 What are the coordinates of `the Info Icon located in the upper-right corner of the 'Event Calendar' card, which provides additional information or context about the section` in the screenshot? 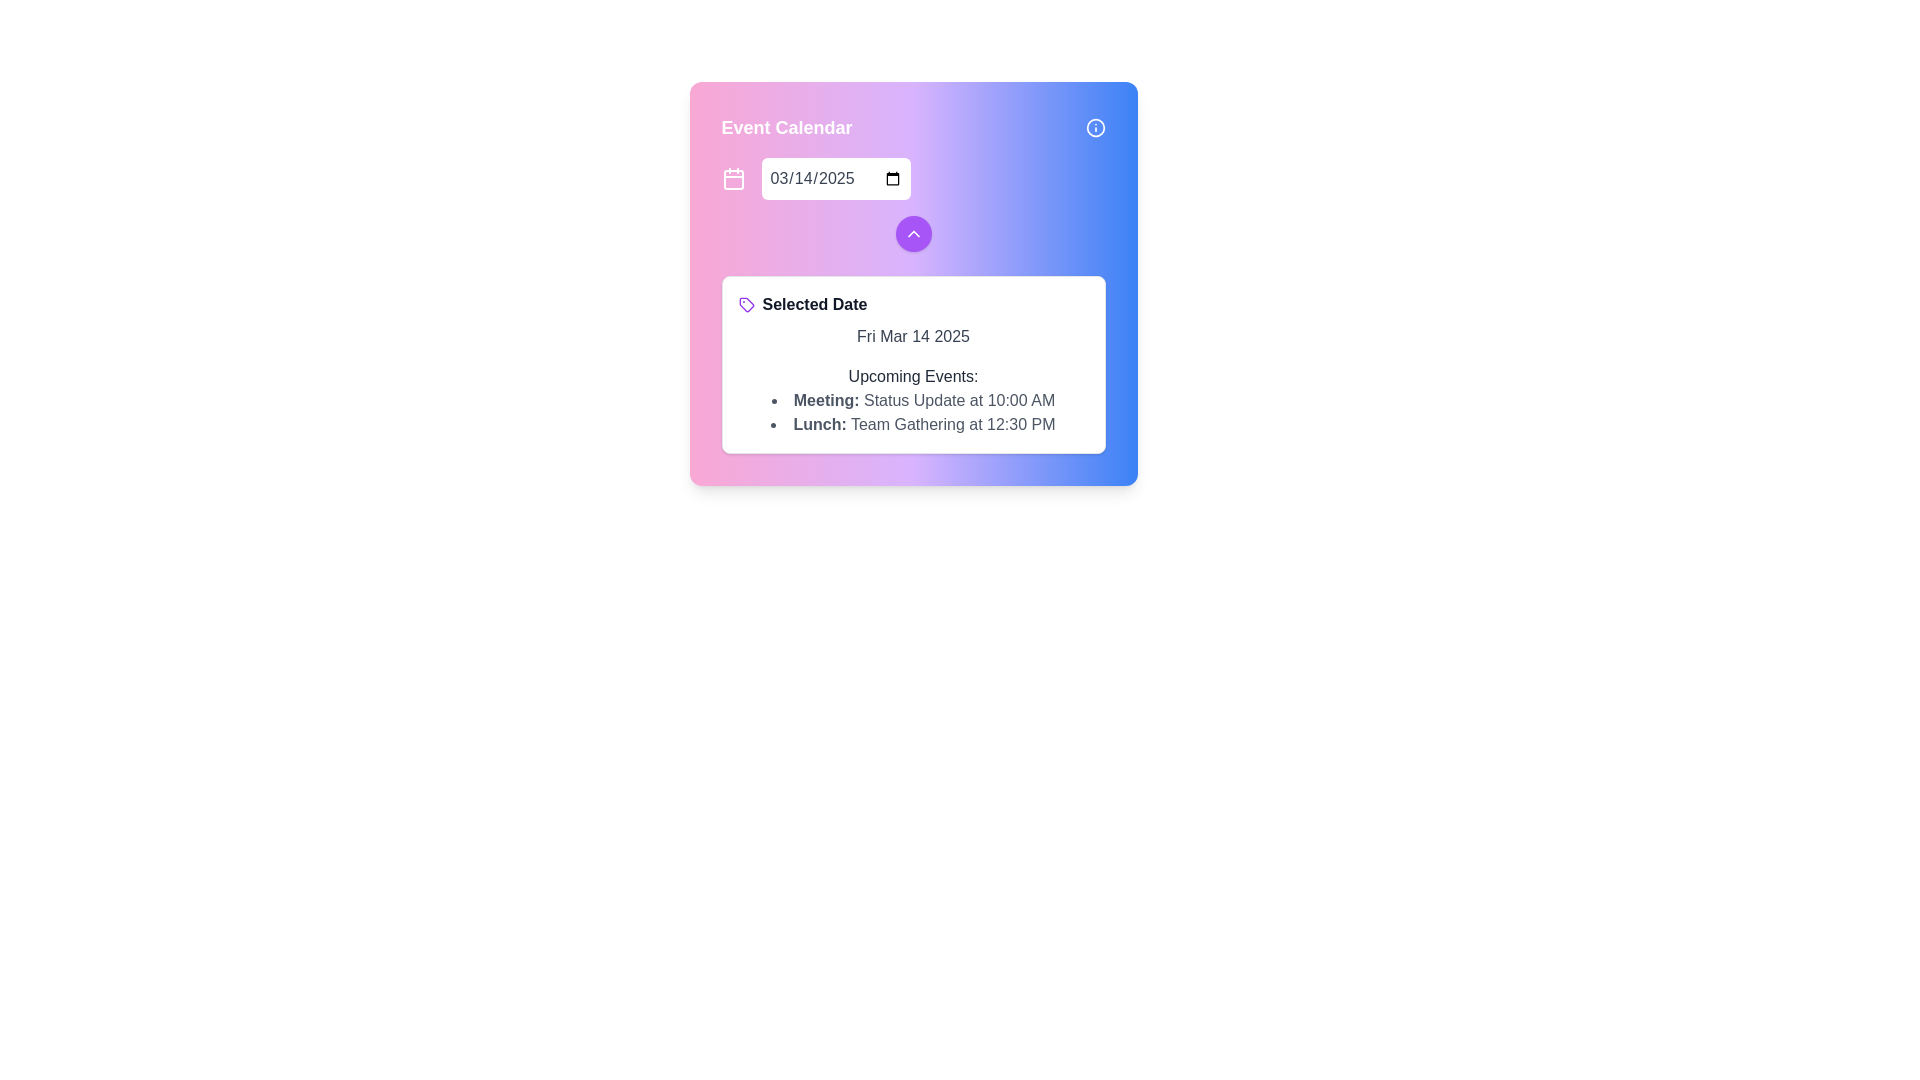 It's located at (1094, 127).